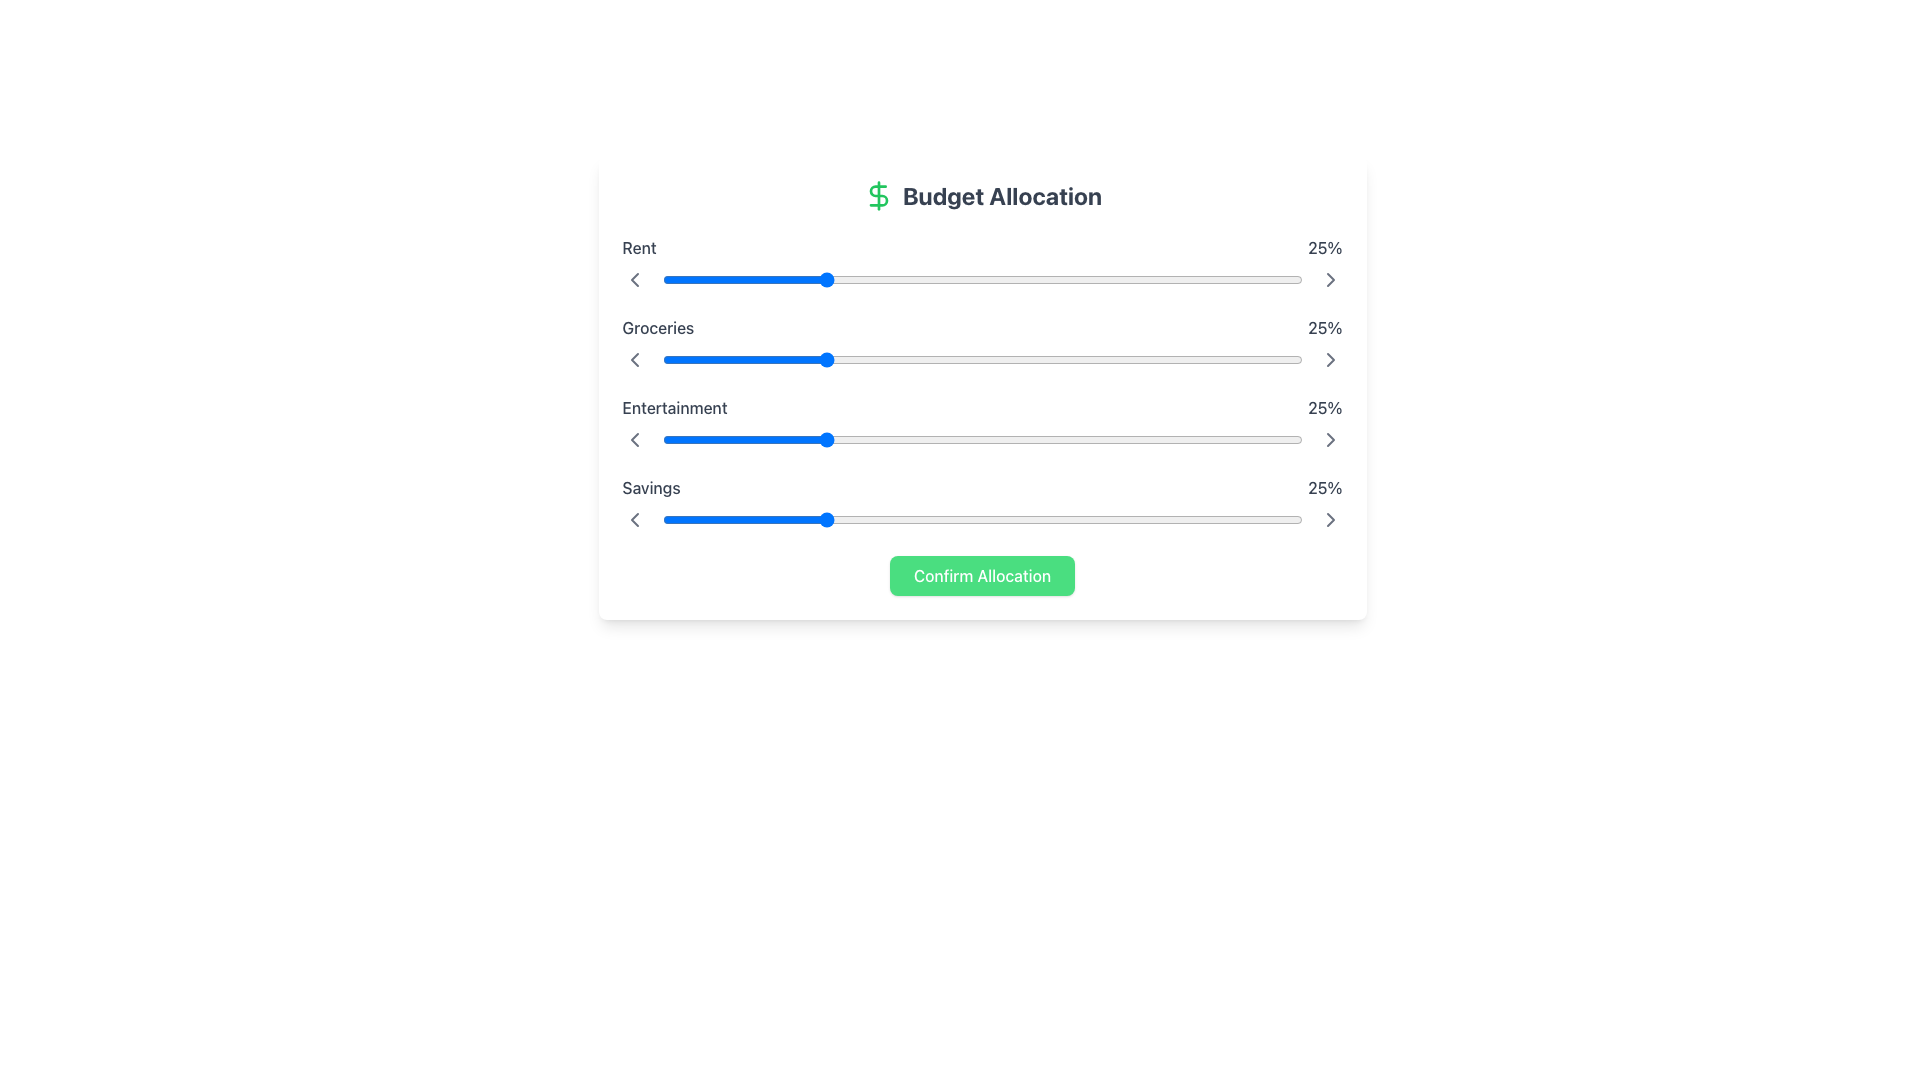 This screenshot has width=1920, height=1080. What do you see at coordinates (988, 438) in the screenshot?
I see `the slider value` at bounding box center [988, 438].